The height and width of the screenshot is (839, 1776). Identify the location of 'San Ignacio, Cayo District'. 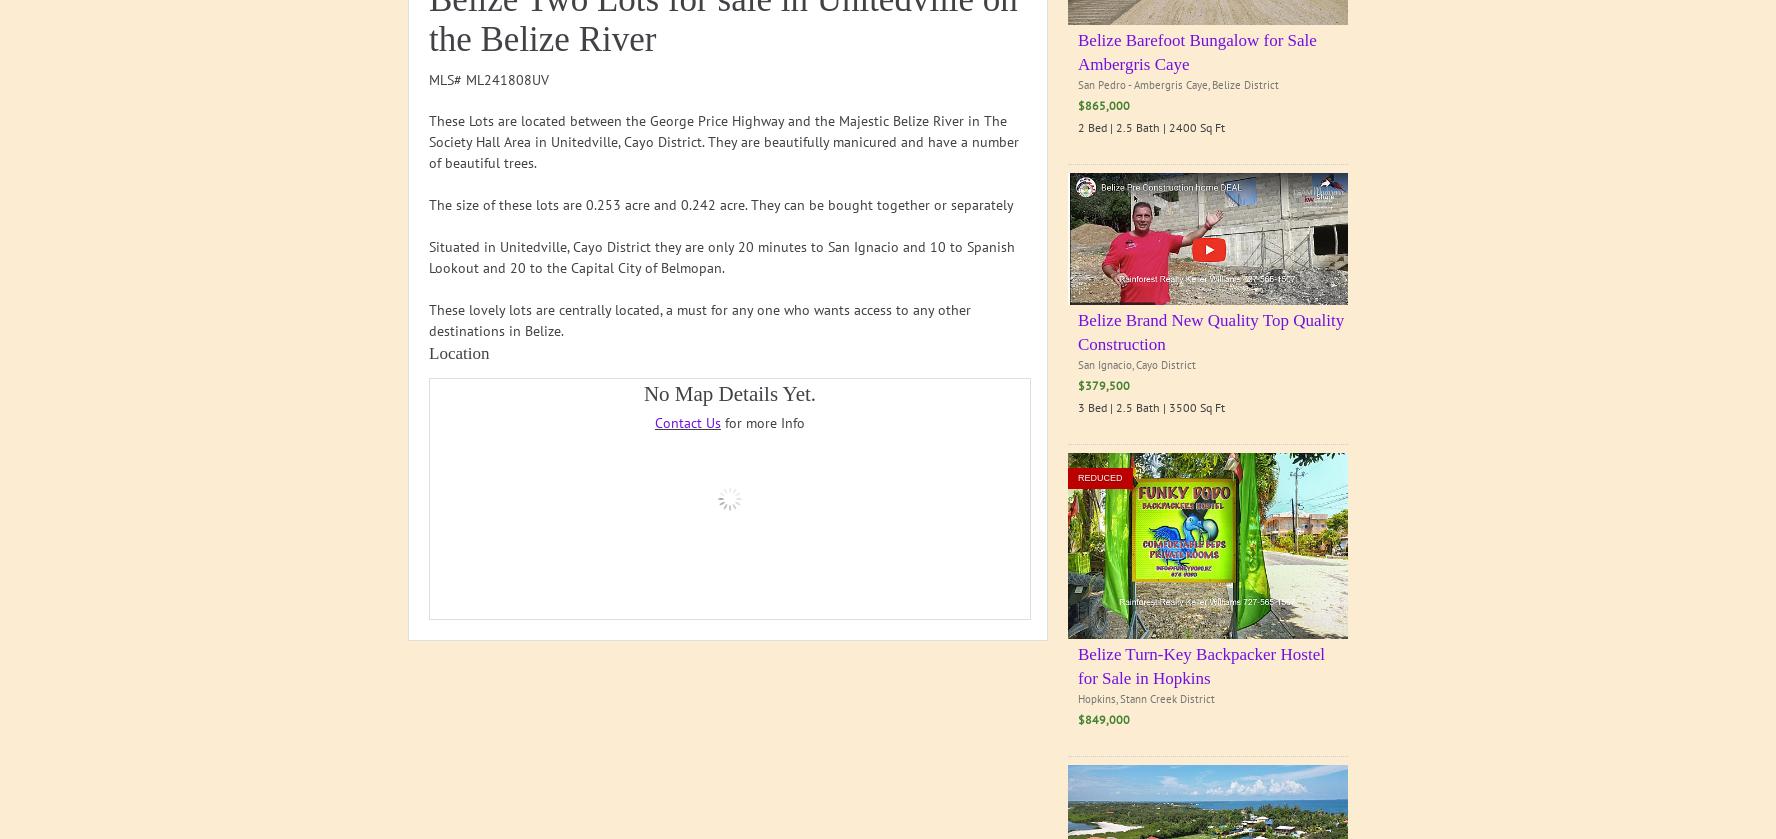
(1136, 363).